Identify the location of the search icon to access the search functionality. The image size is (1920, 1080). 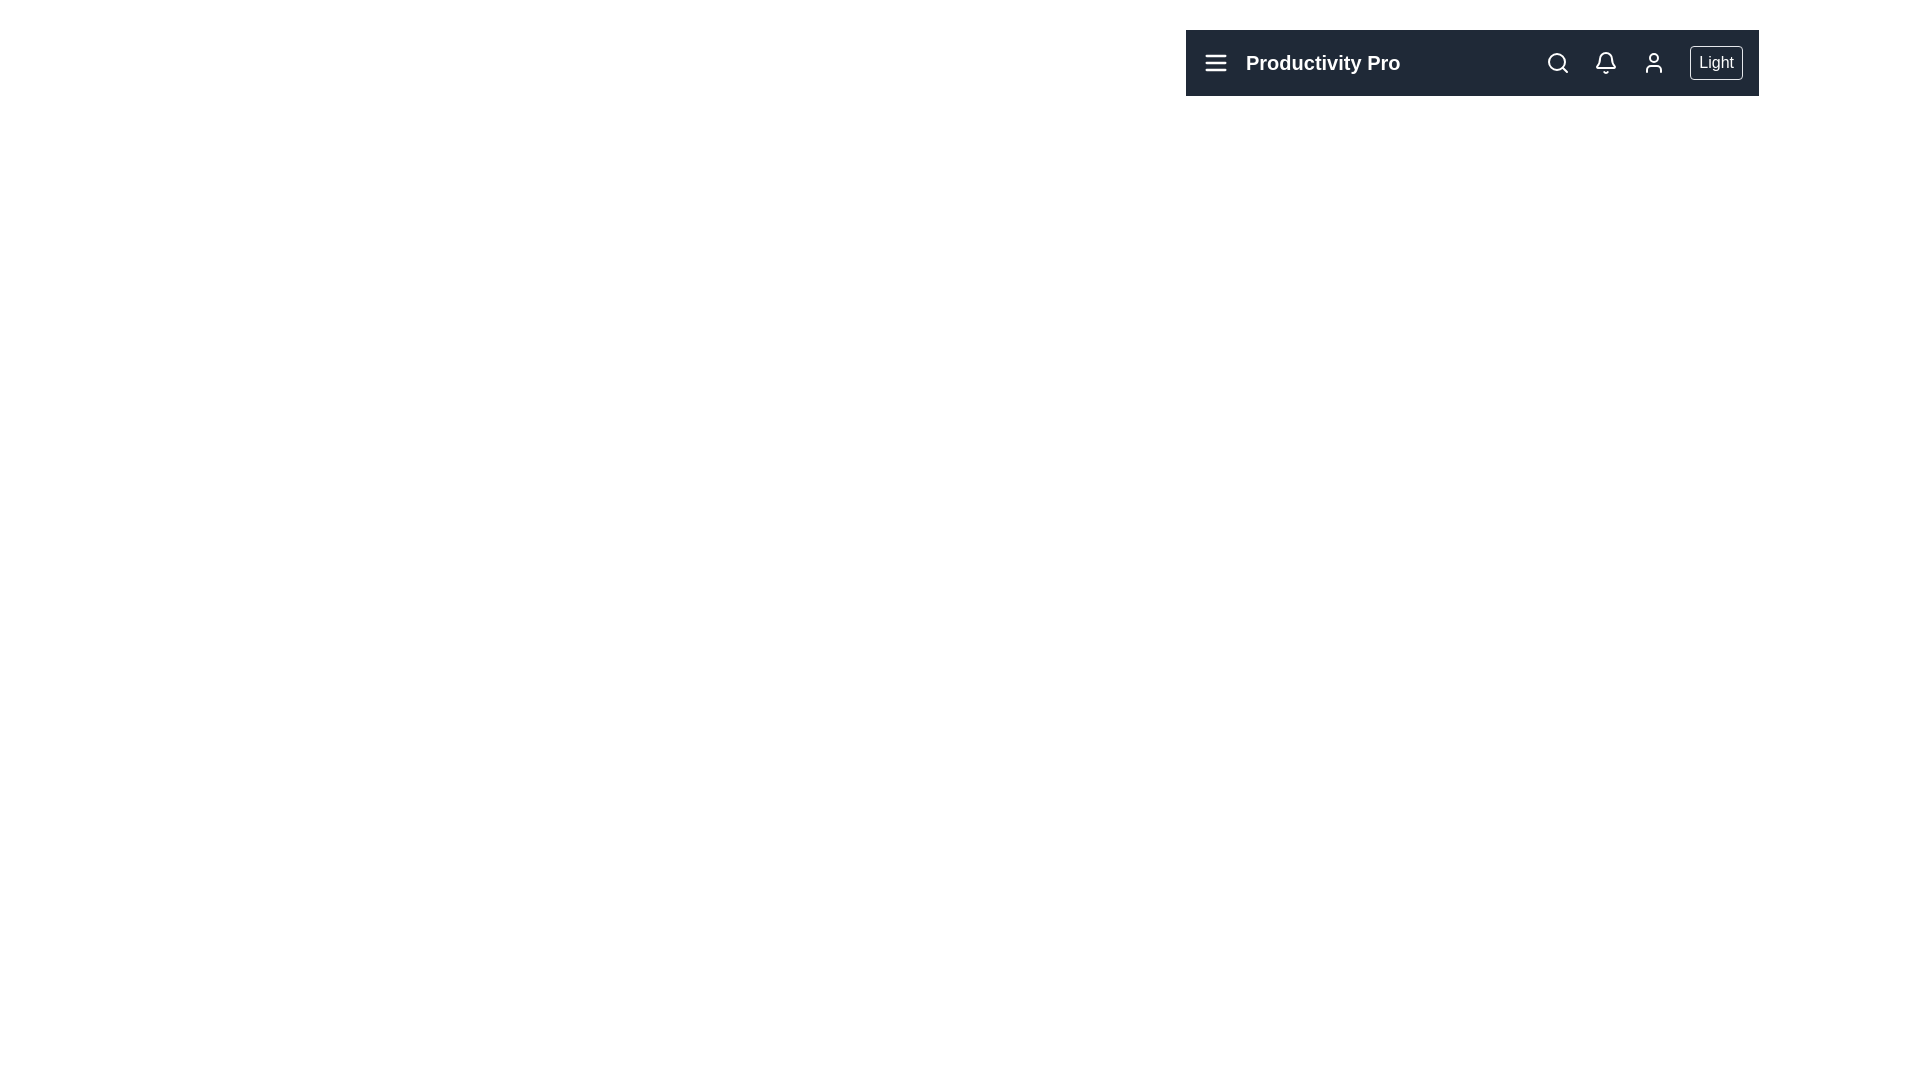
(1557, 61).